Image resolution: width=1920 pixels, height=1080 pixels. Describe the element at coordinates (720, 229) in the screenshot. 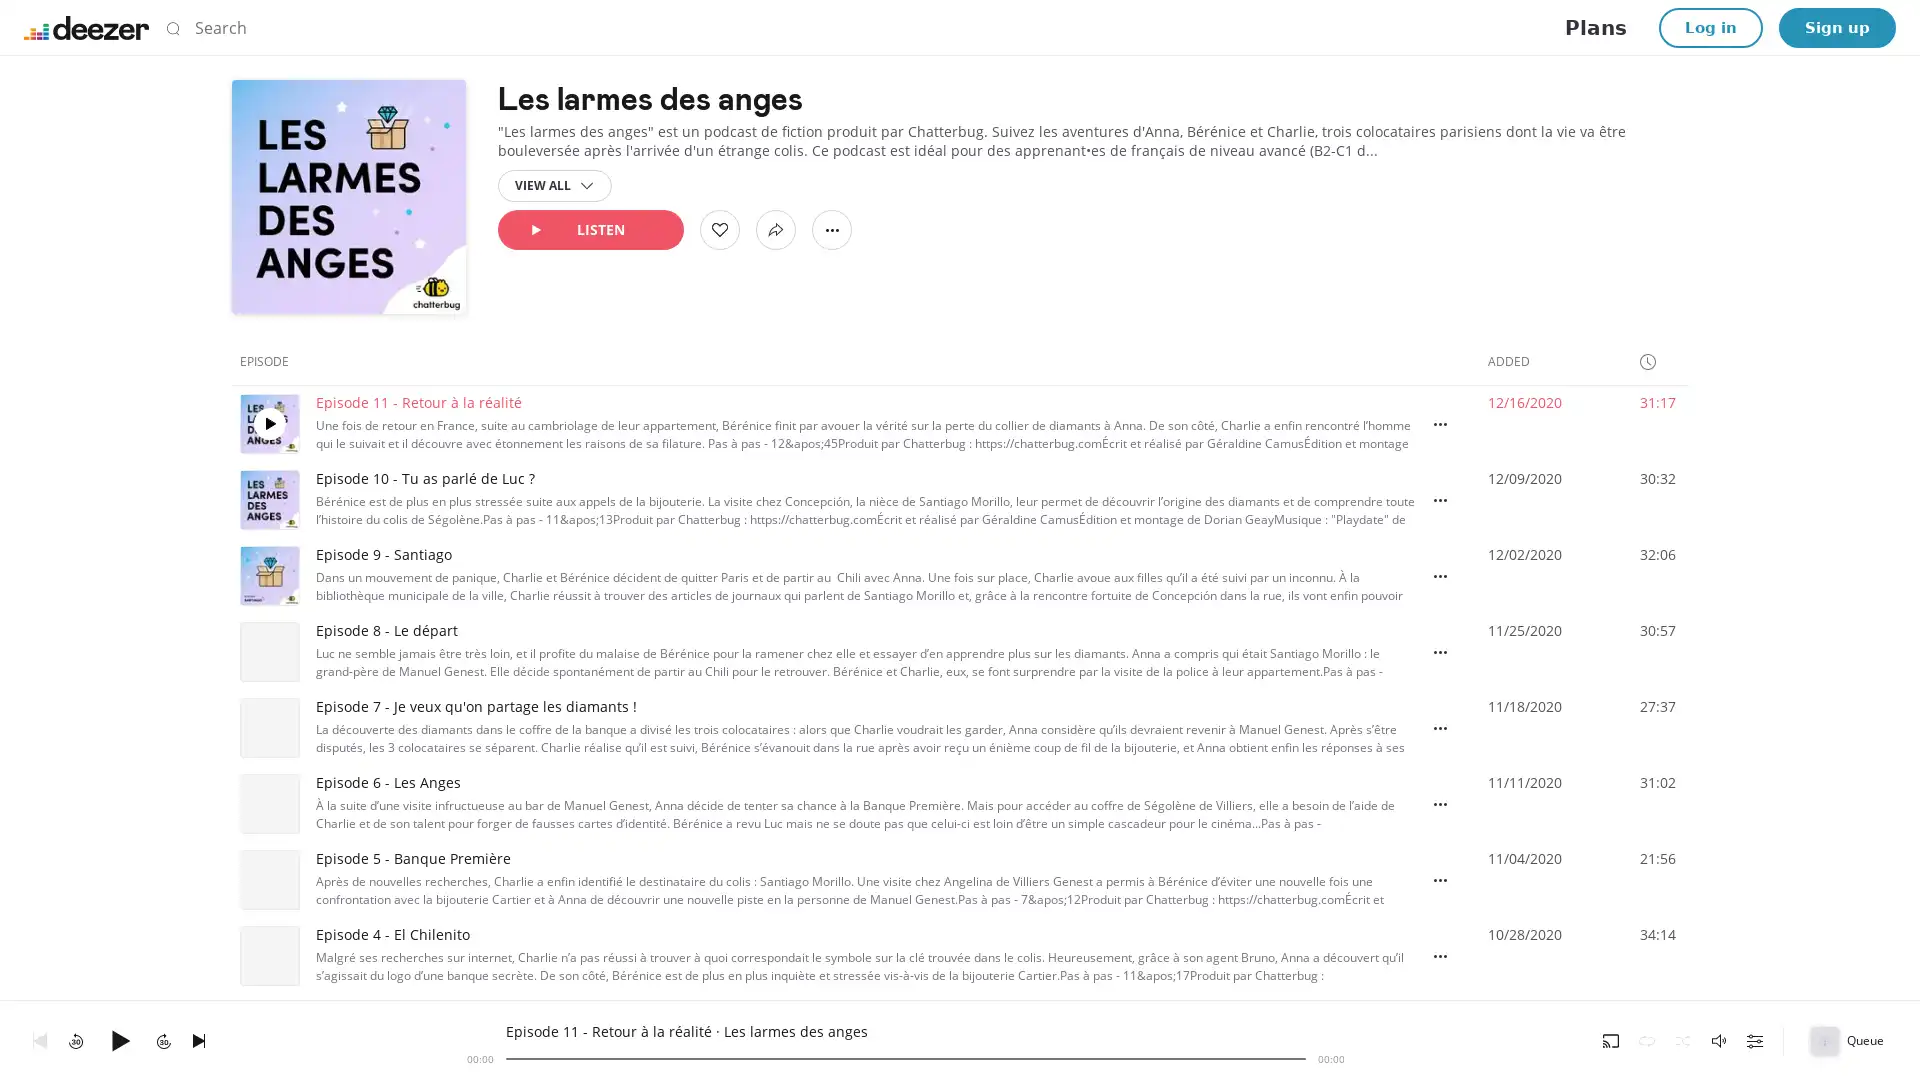

I see `Add` at that location.